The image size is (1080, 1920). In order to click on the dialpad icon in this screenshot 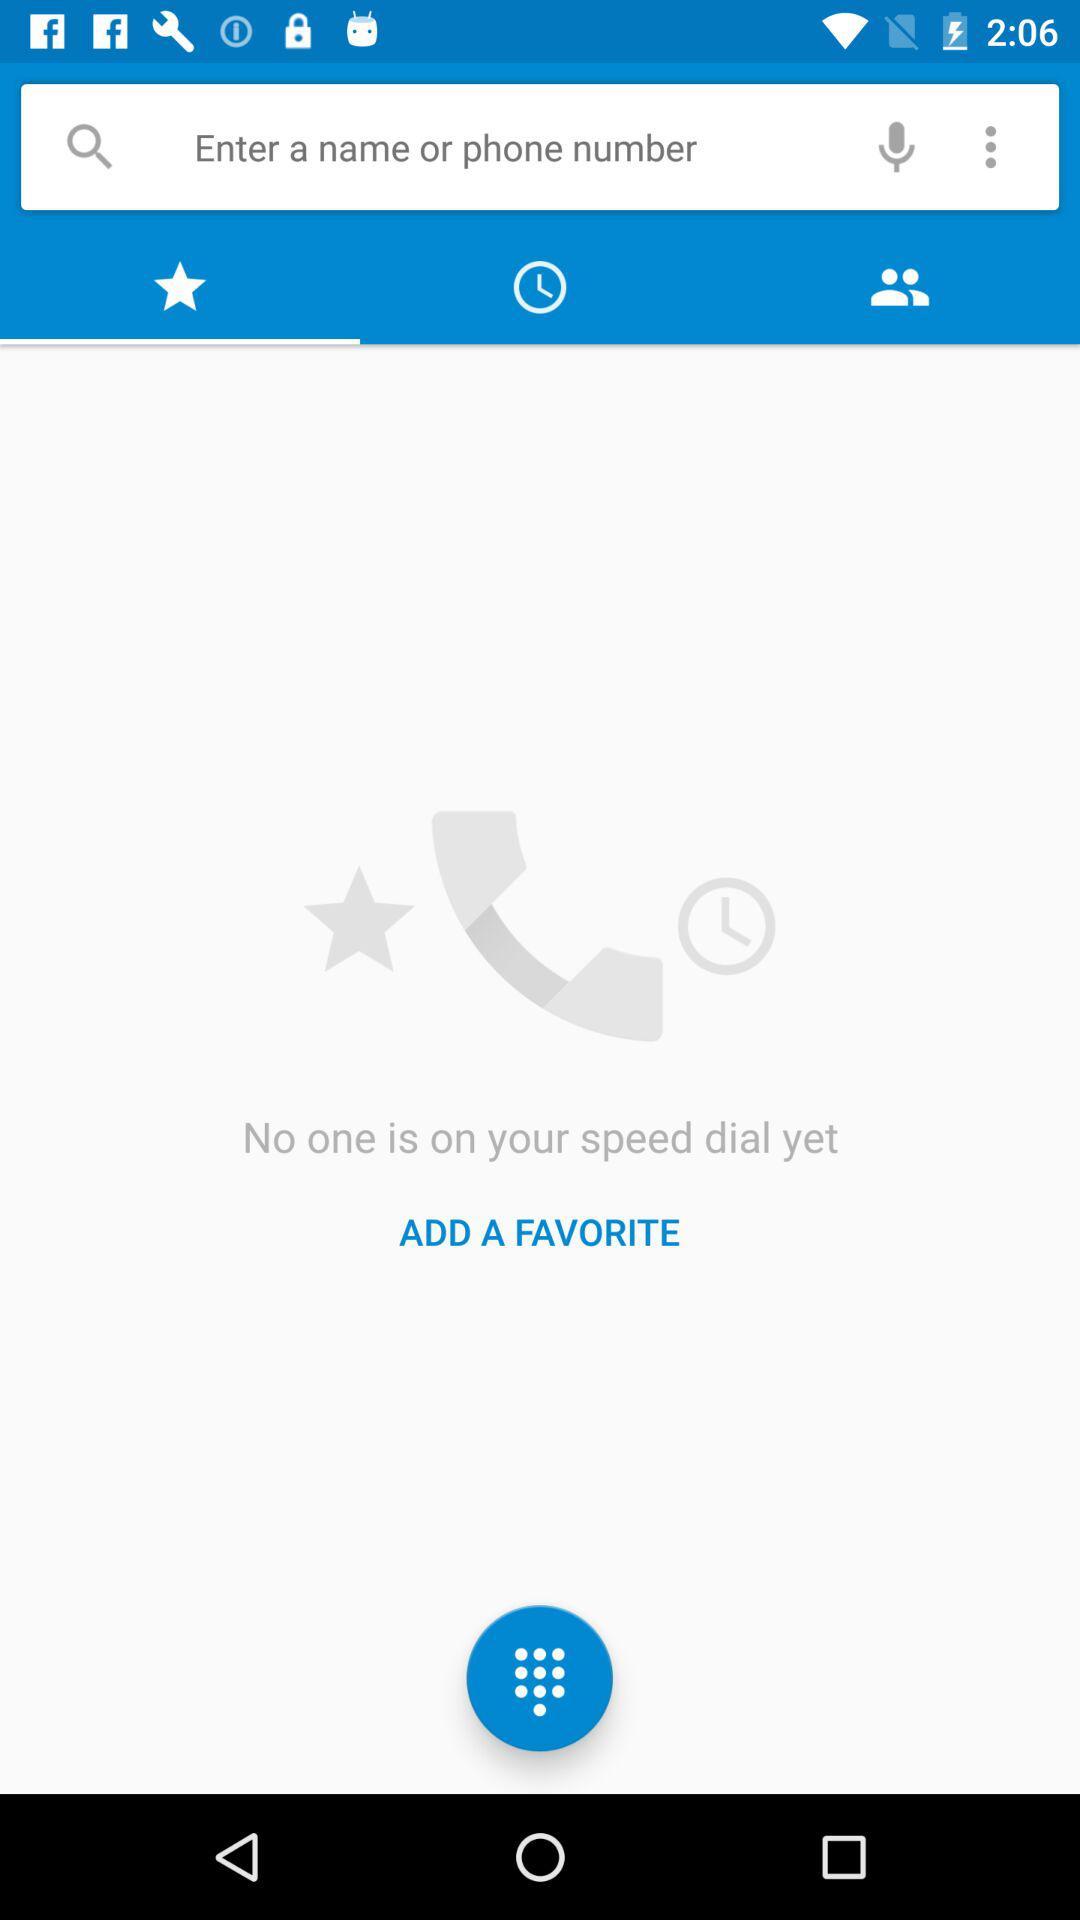, I will do `click(540, 1678)`.